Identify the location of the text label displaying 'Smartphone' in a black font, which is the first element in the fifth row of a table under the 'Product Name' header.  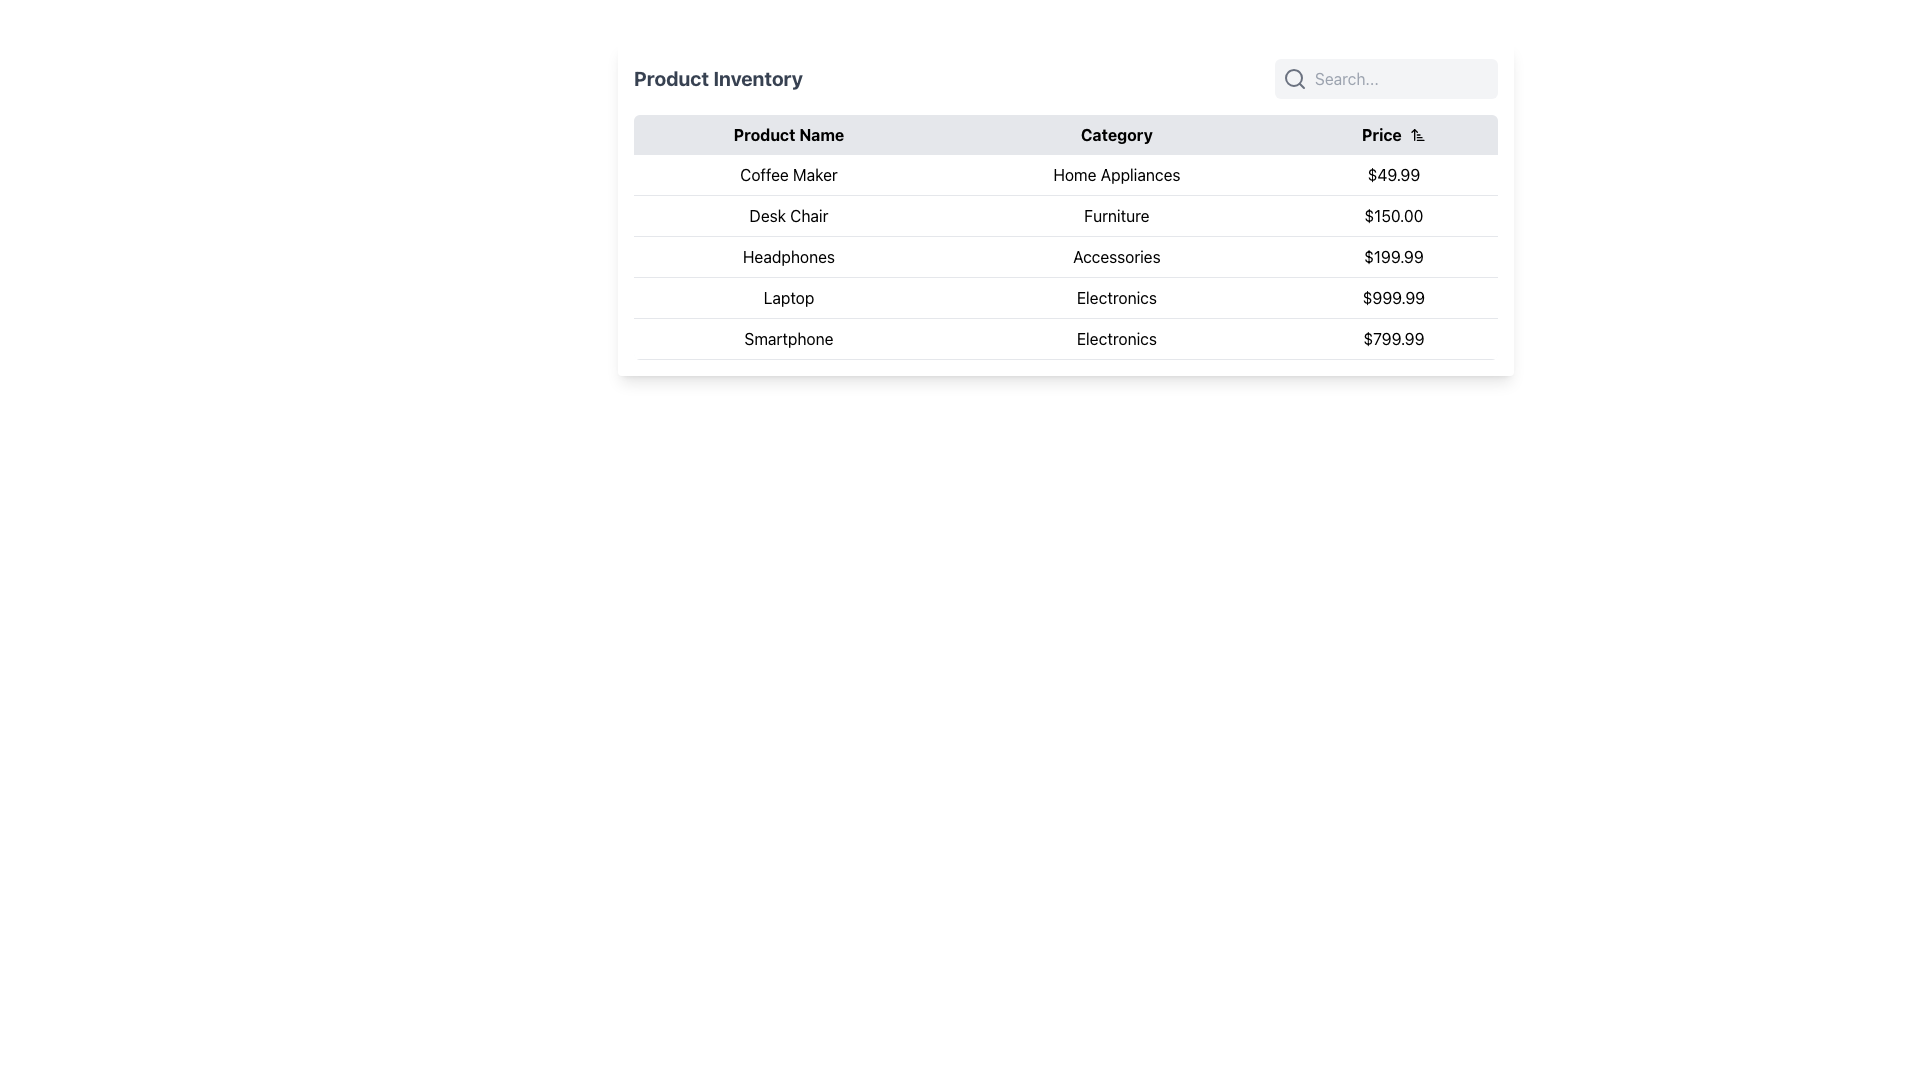
(787, 338).